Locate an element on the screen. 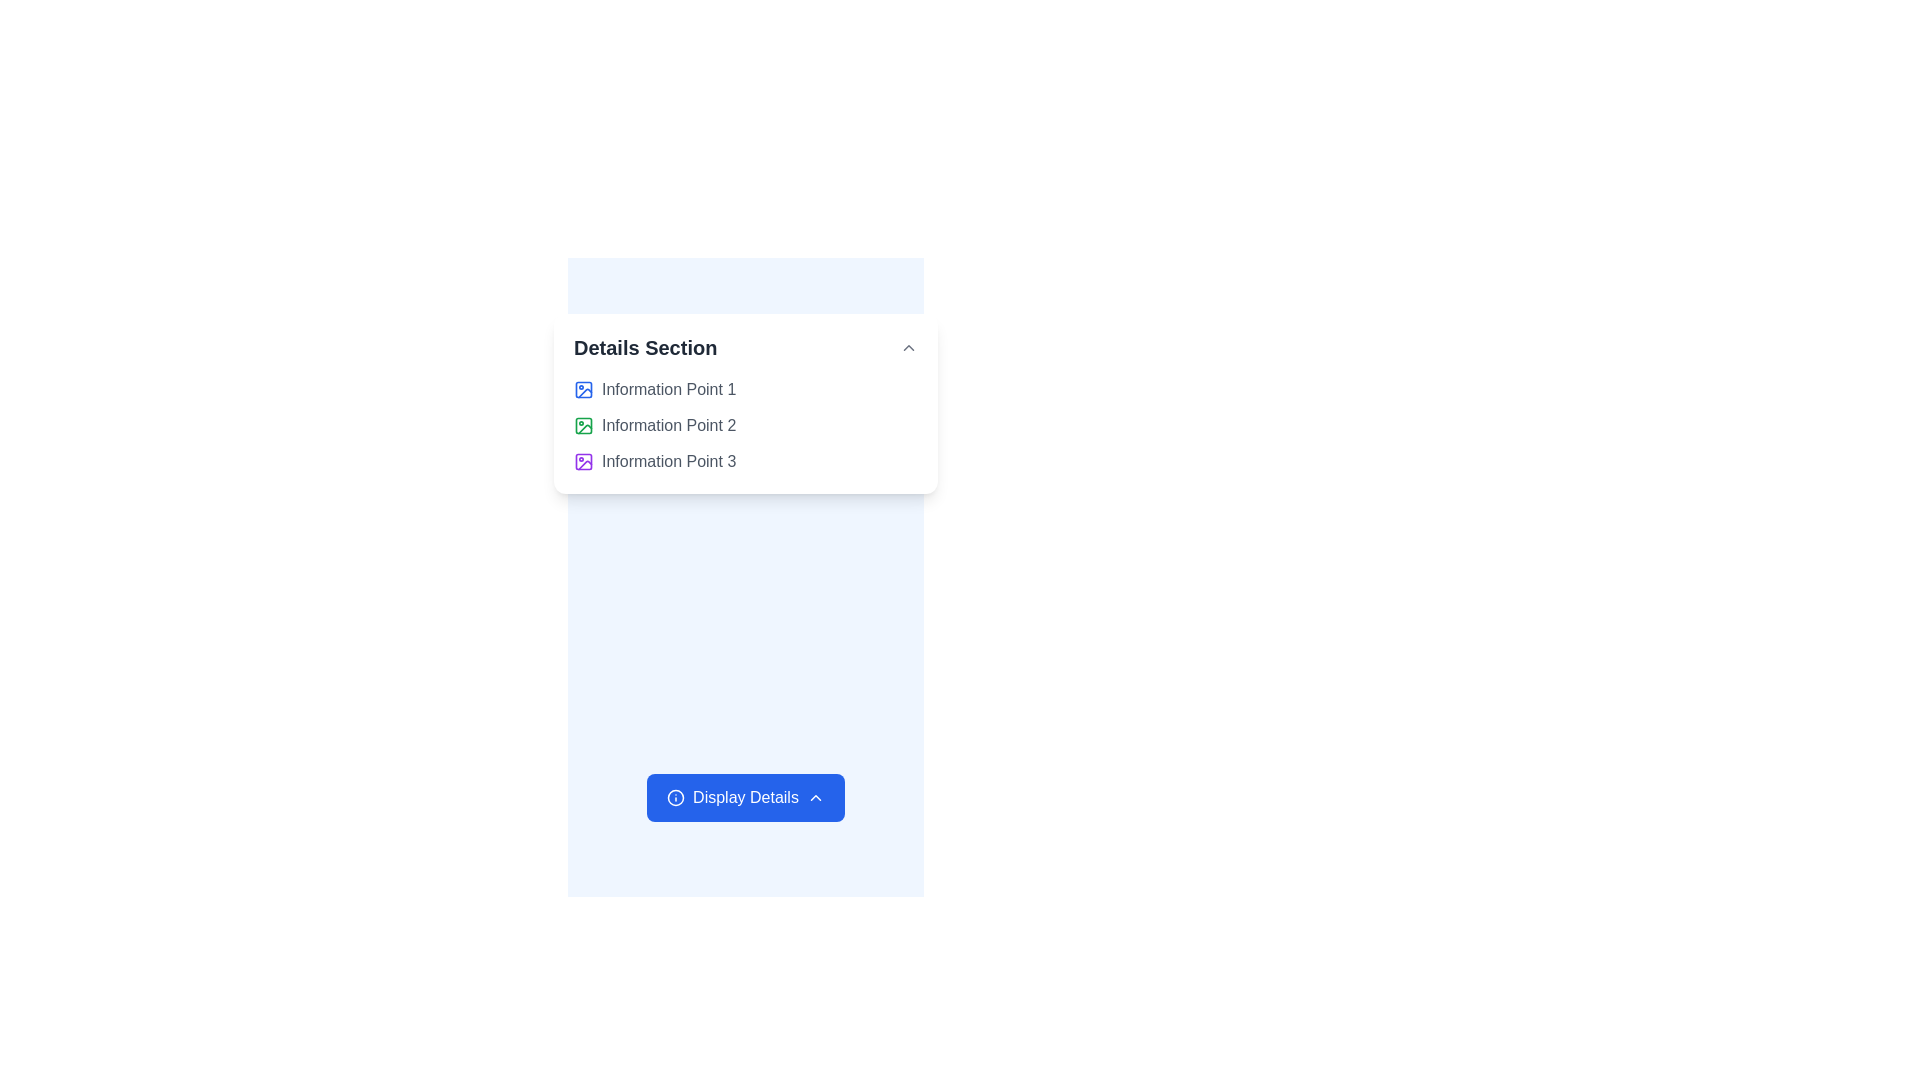 The image size is (1920, 1080). the button located at the bottom of the interface, below the 'Details Section', to navigate is located at coordinates (744, 797).